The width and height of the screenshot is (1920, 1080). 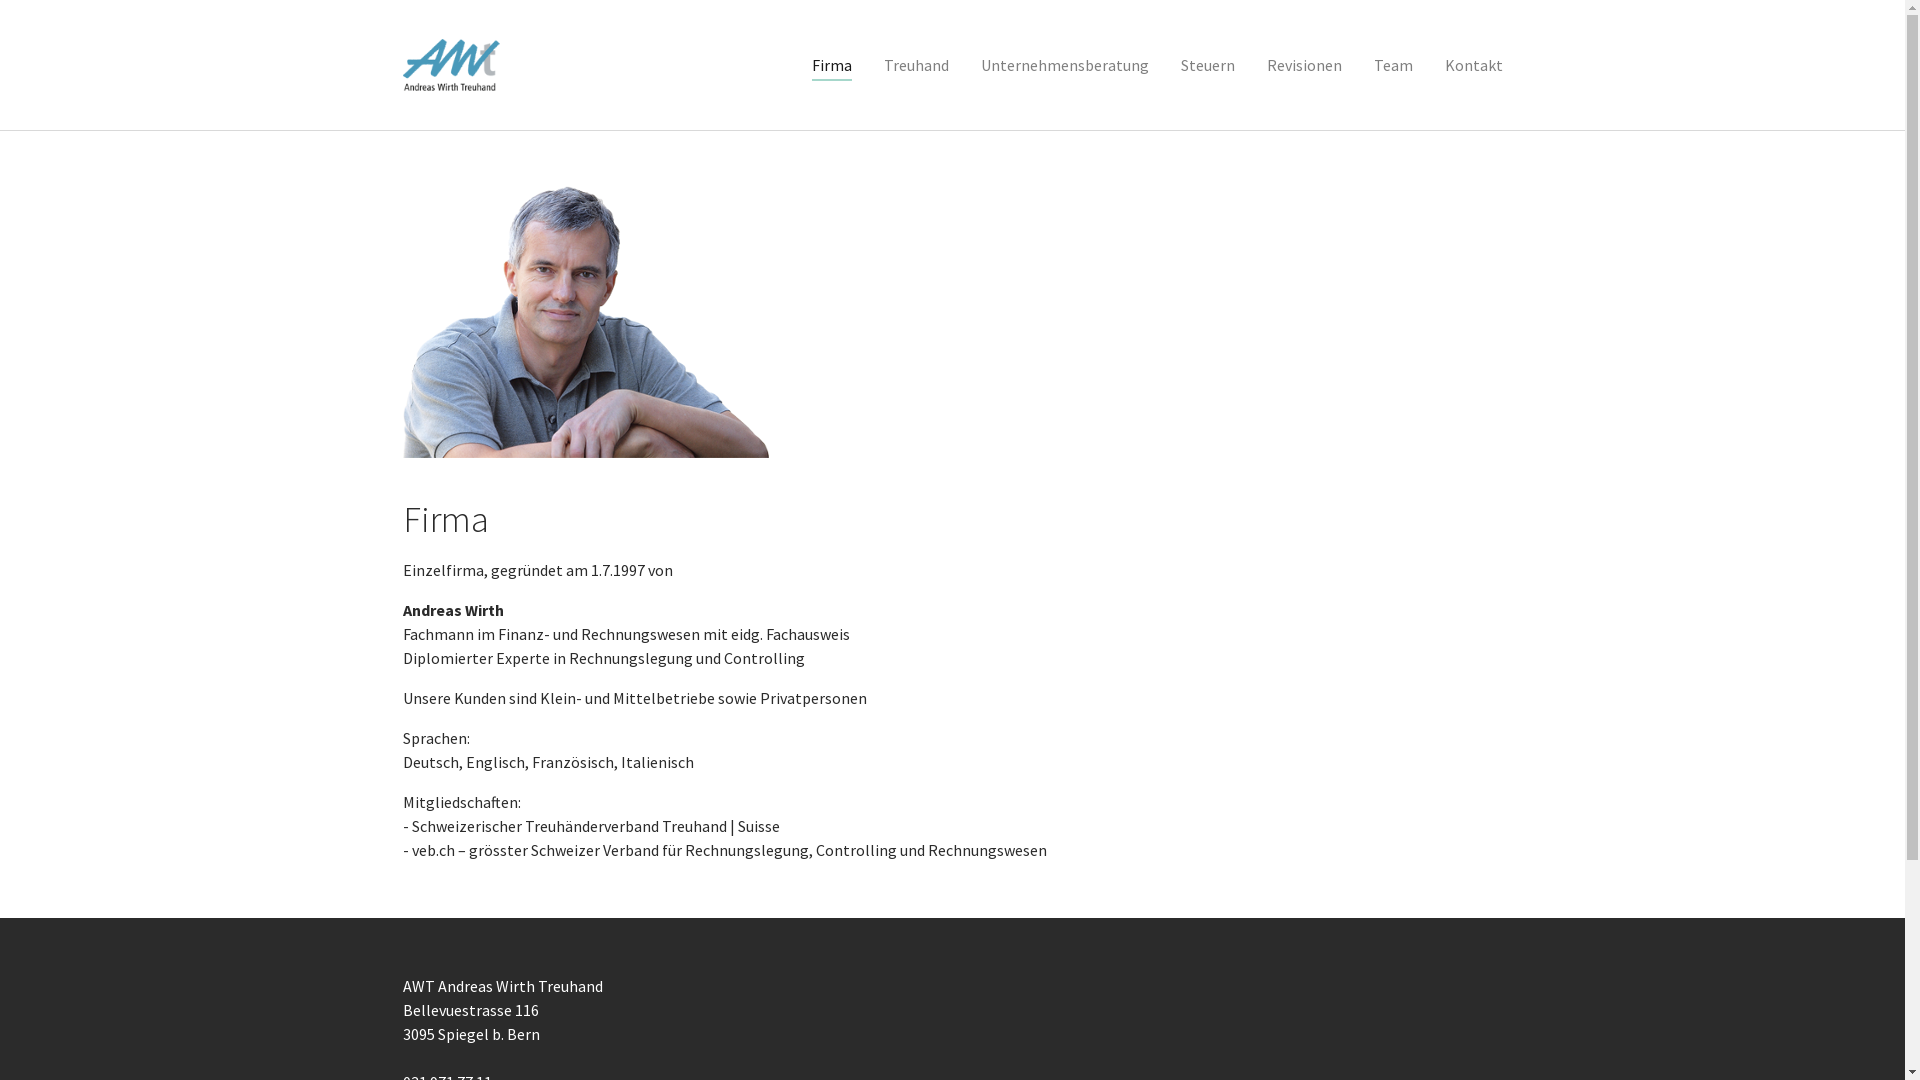 What do you see at coordinates (1358, 64) in the screenshot?
I see `'Team'` at bounding box center [1358, 64].